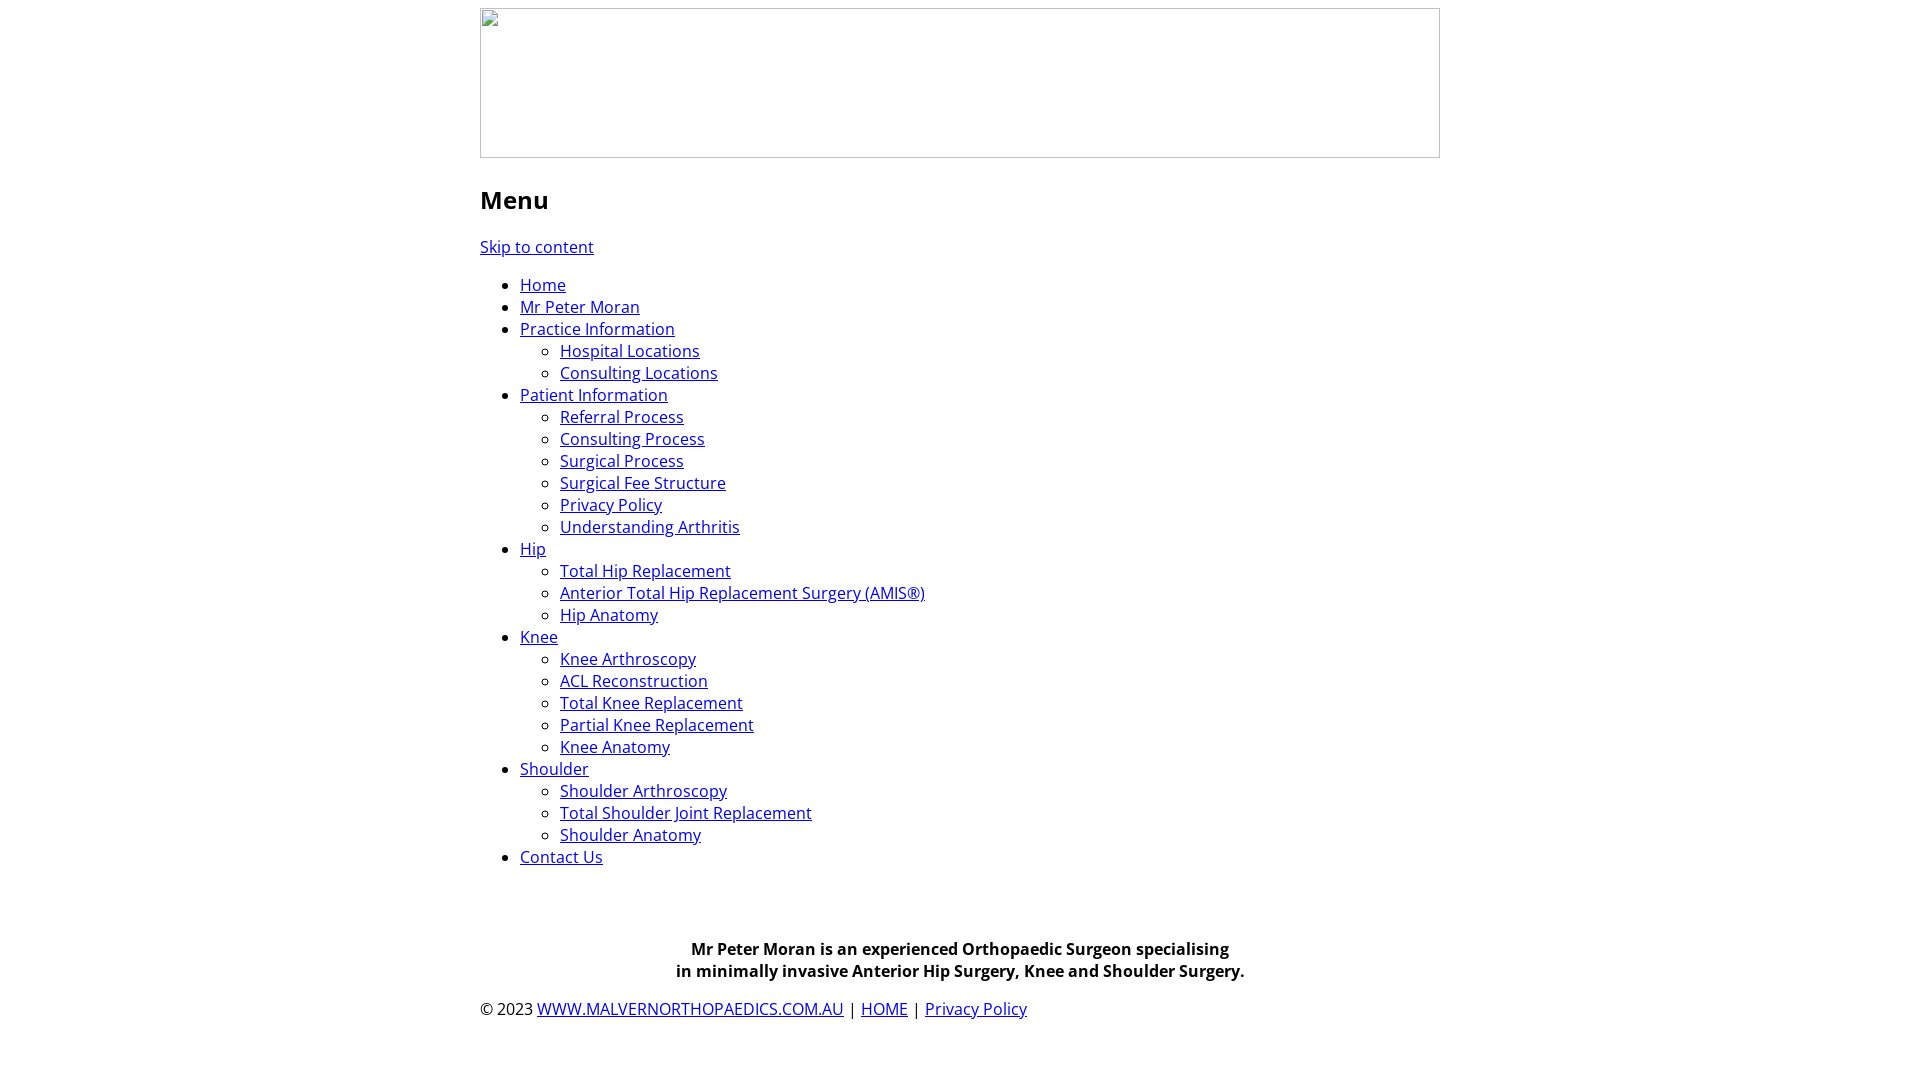 The image size is (1920, 1080). Describe the element at coordinates (632, 680) in the screenshot. I see `'ACL Reconstruction'` at that location.